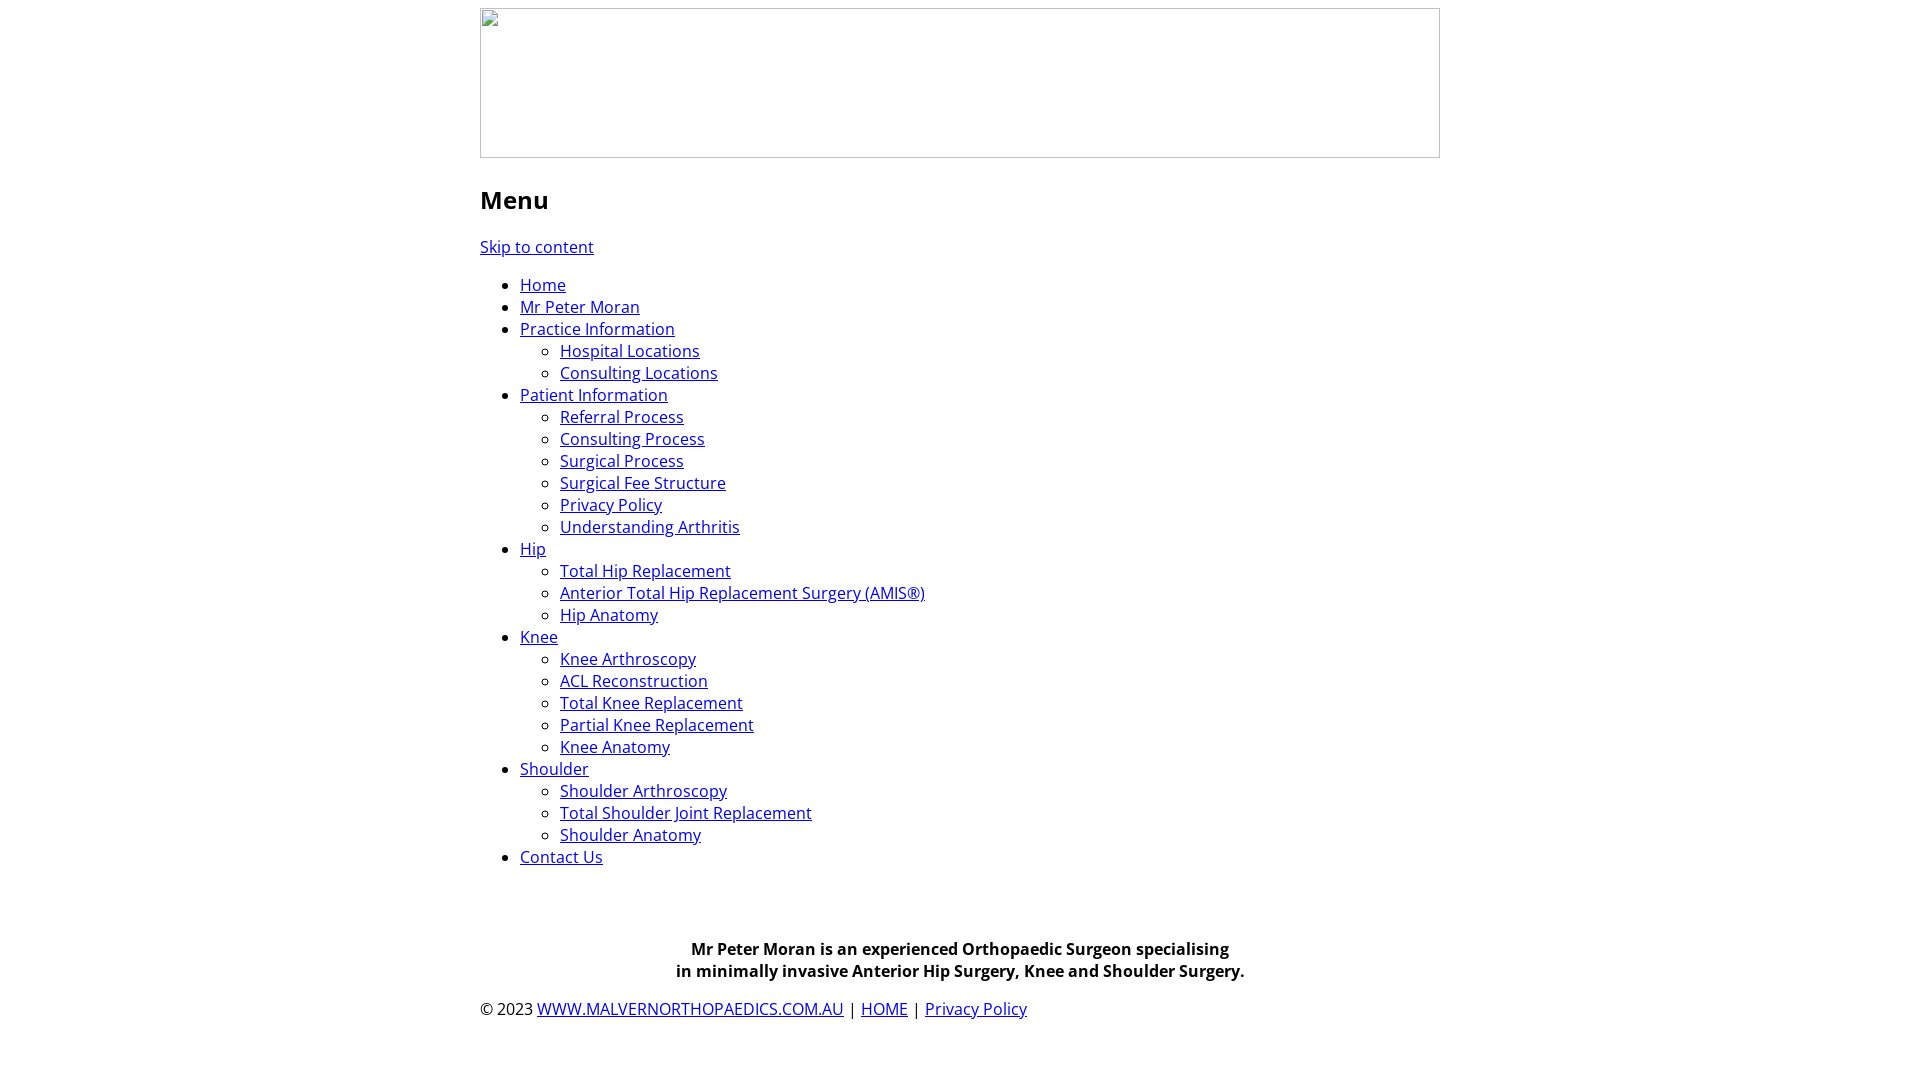 The image size is (1920, 1080). Describe the element at coordinates (632, 680) in the screenshot. I see `'ACL Reconstruction'` at that location.